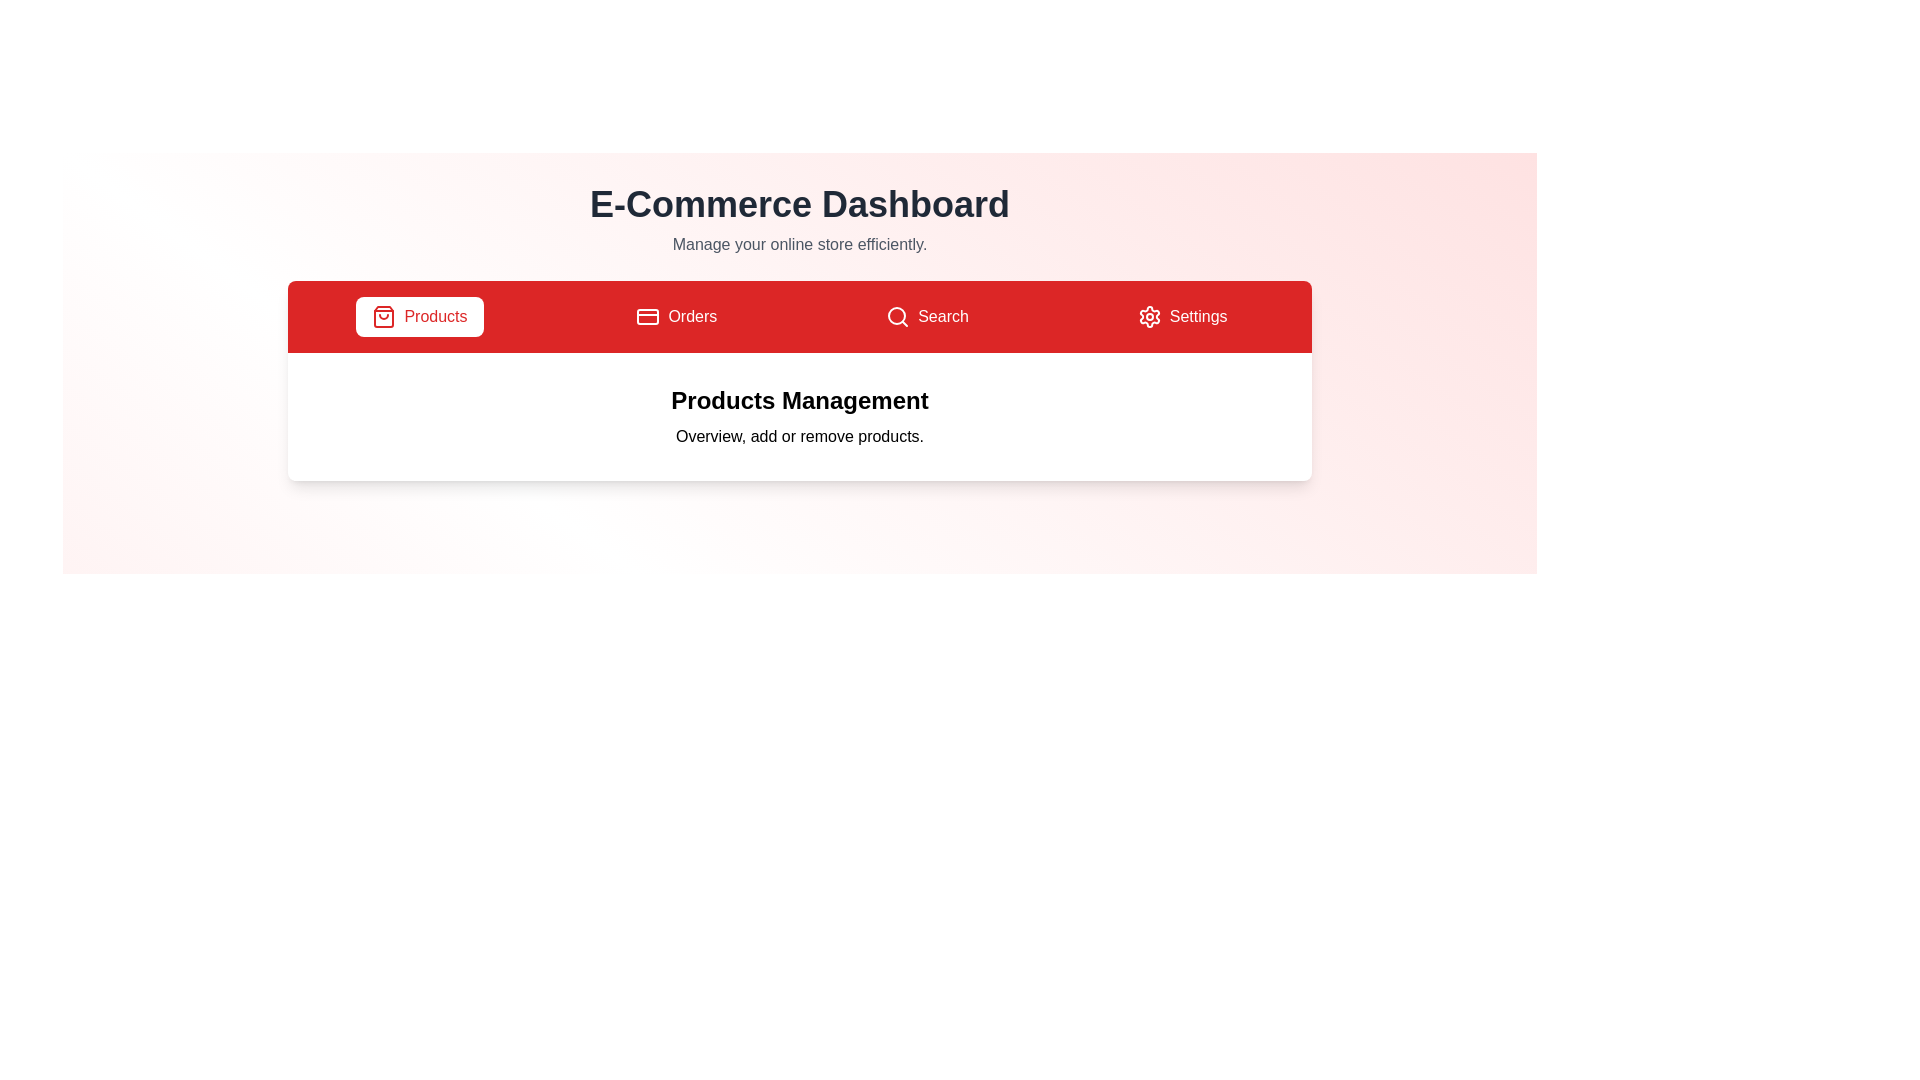  I want to click on the title and description element for the 'Products Management' section, which provides functionality for adding or removing products, so click(800, 415).